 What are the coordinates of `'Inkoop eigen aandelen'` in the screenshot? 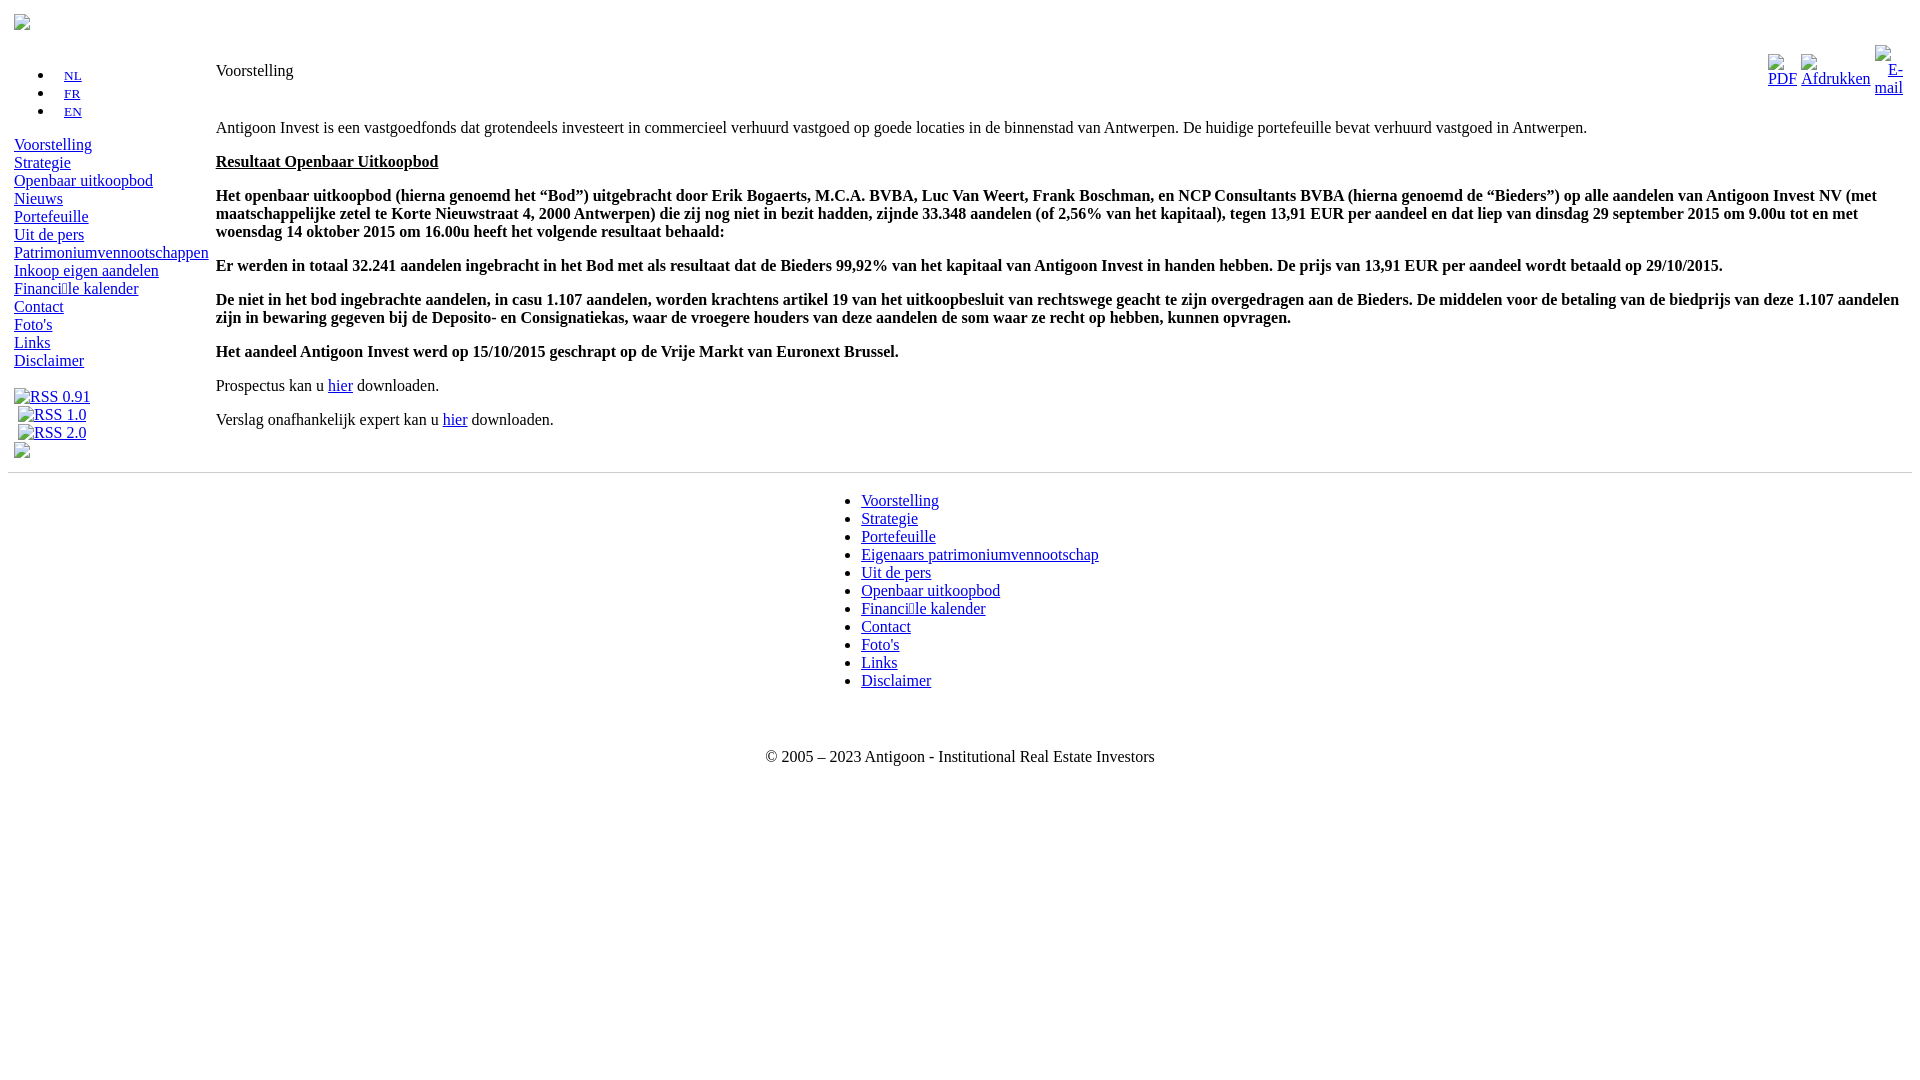 It's located at (85, 270).